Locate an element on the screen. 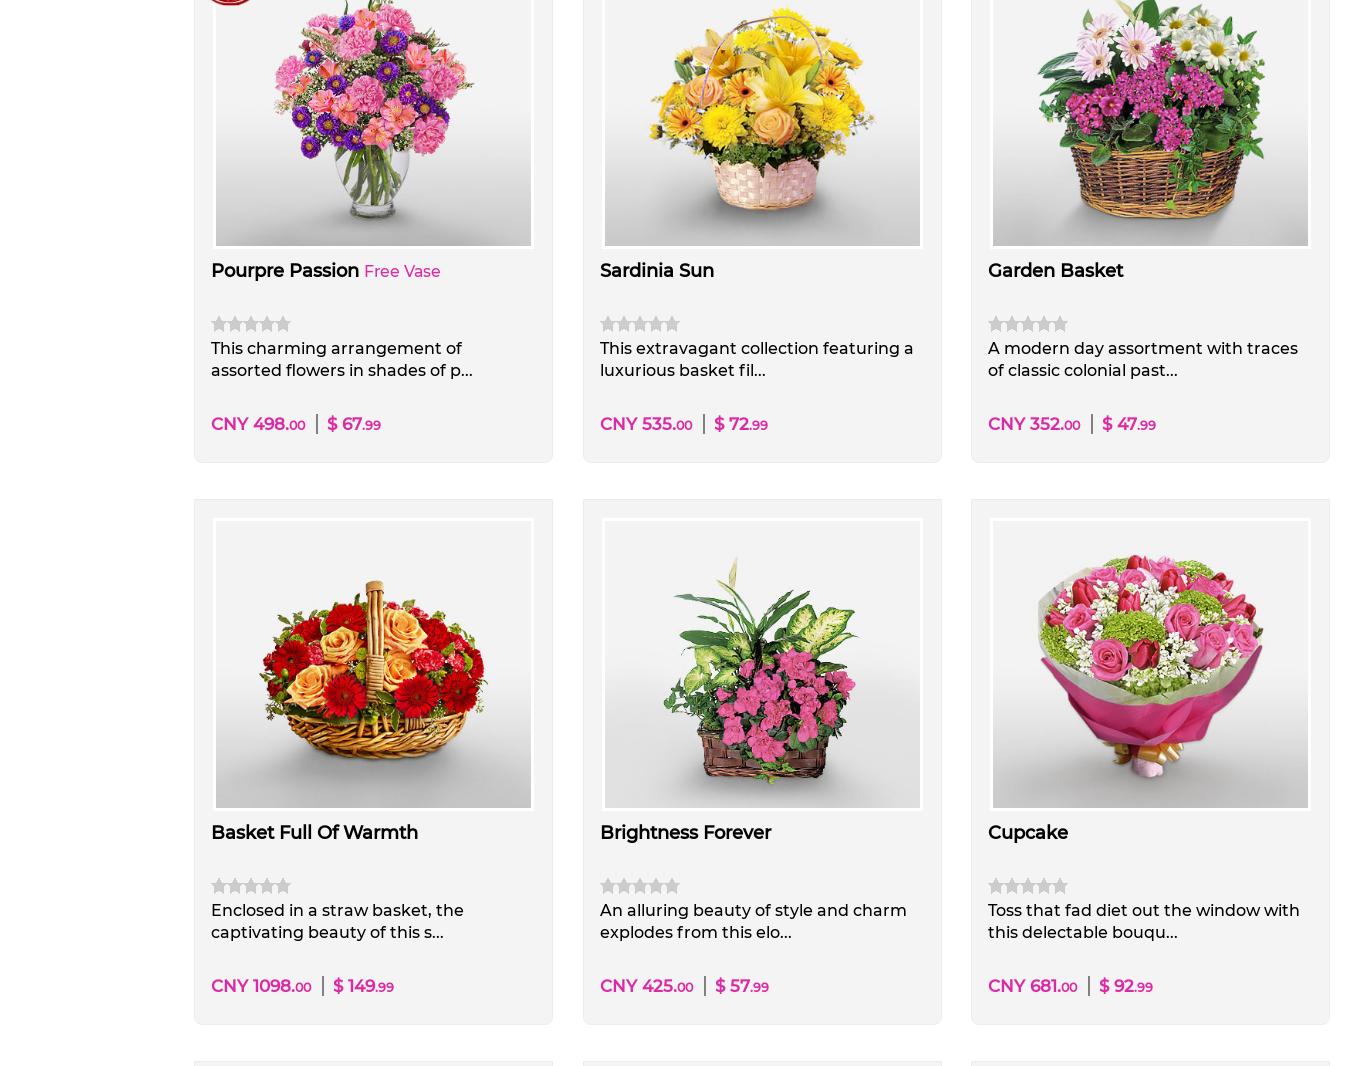 The image size is (1350, 1066). 'CNY 535.' is located at coordinates (637, 422).